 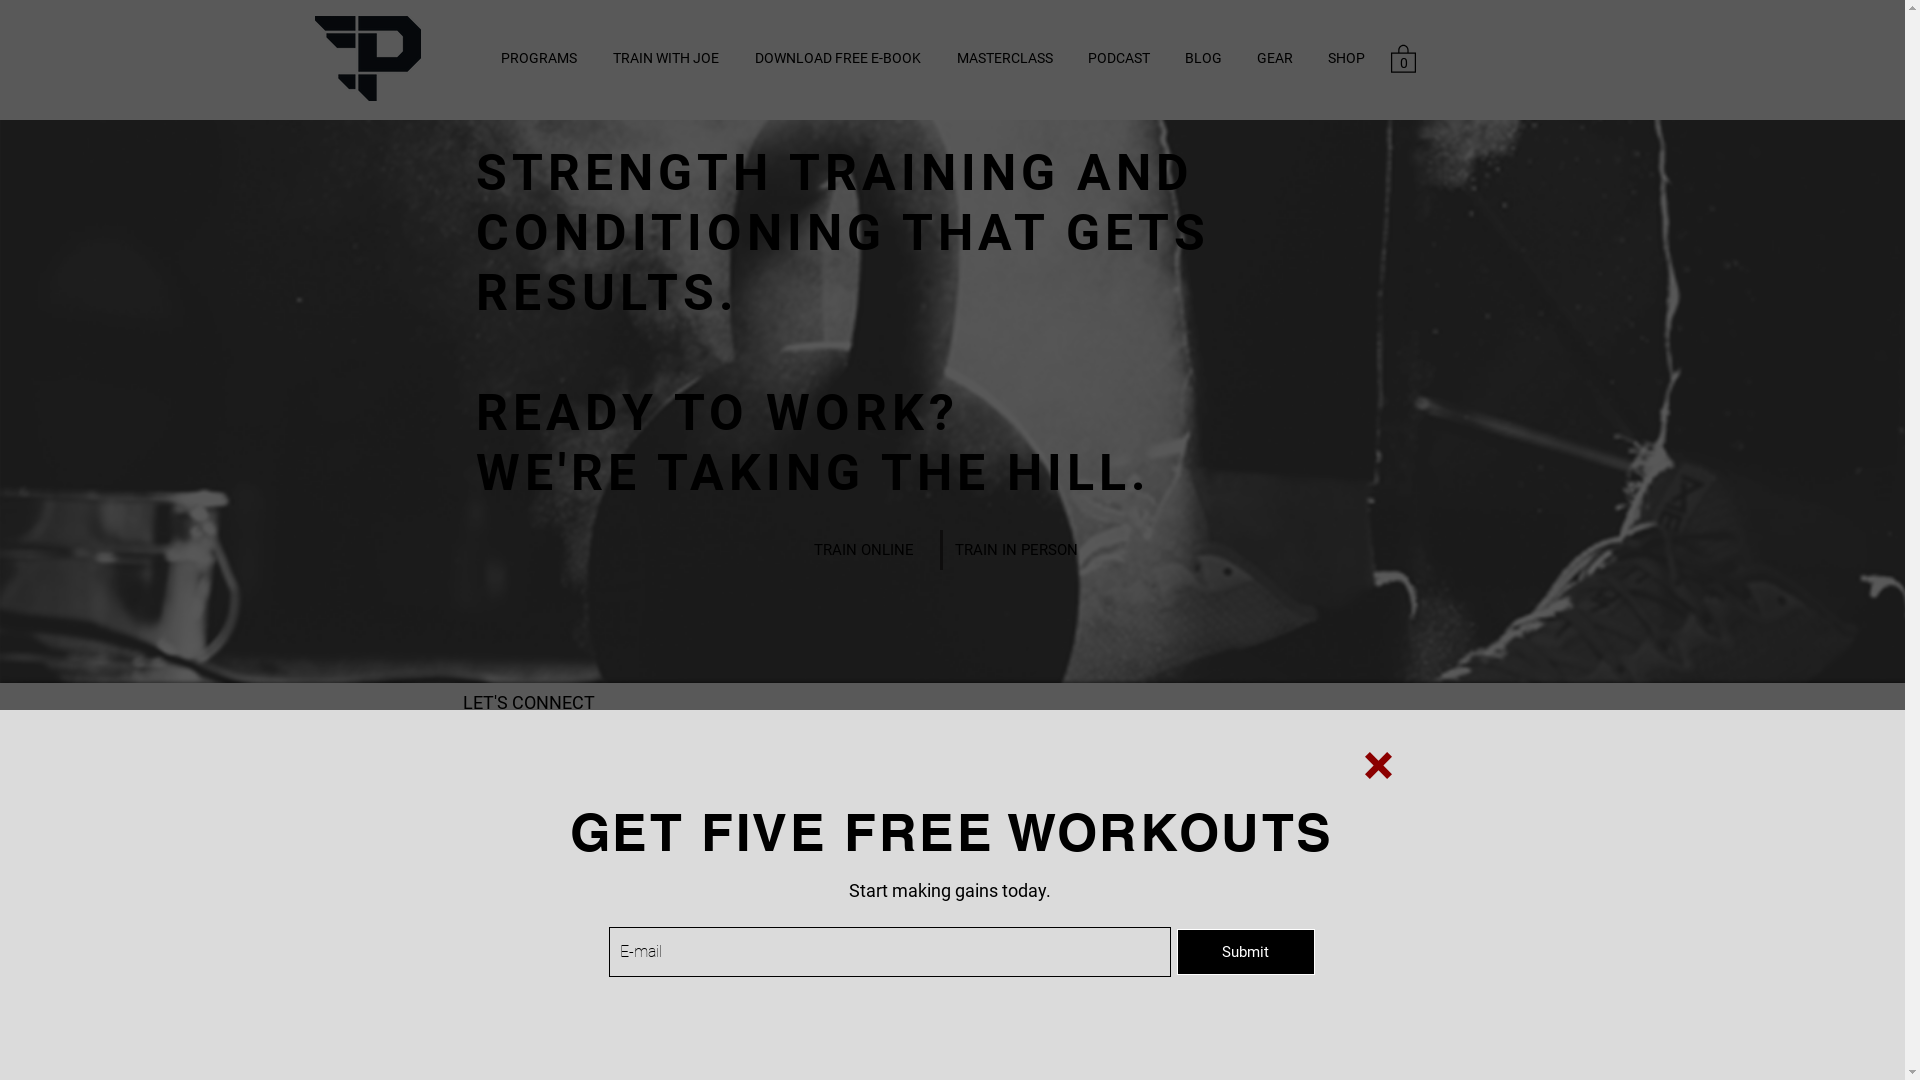 What do you see at coordinates (1203, 57) in the screenshot?
I see `'BLOG'` at bounding box center [1203, 57].